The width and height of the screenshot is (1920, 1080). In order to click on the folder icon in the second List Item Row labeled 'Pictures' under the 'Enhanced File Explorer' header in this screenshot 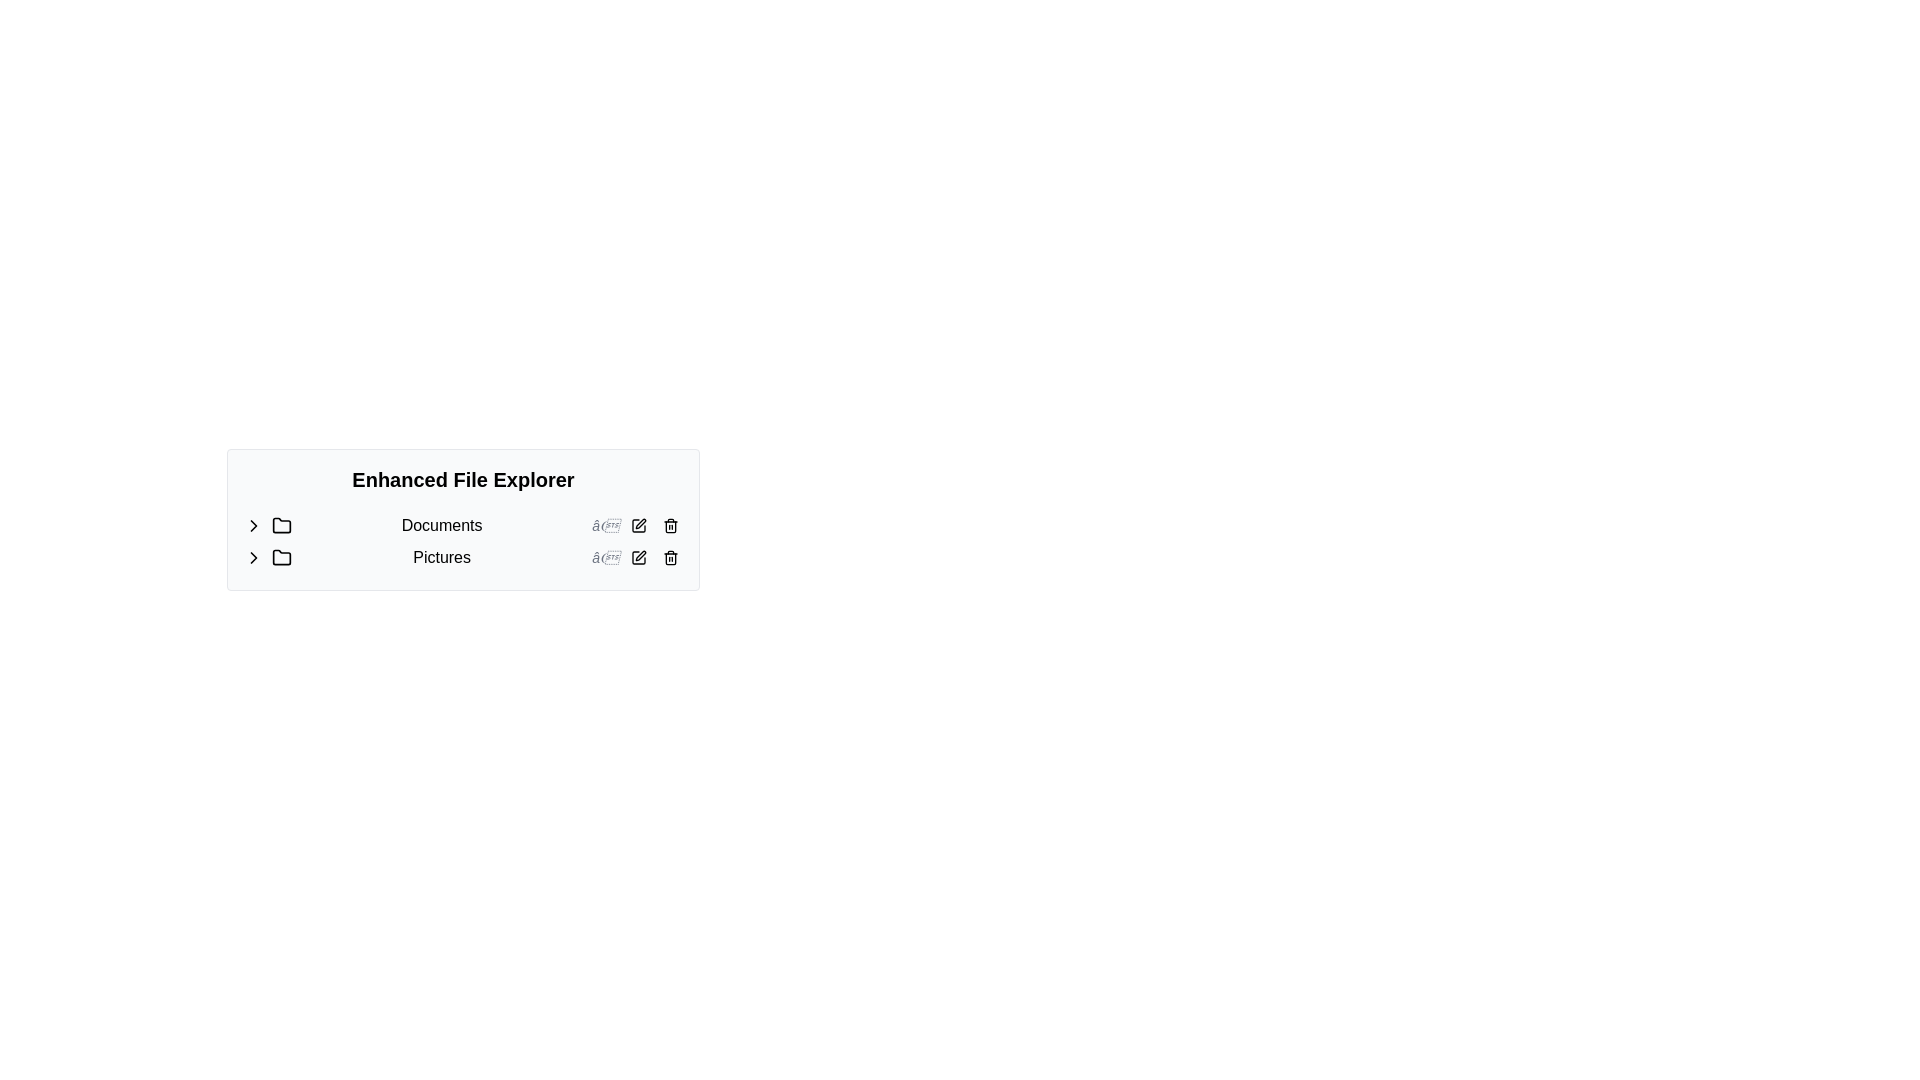, I will do `click(462, 558)`.